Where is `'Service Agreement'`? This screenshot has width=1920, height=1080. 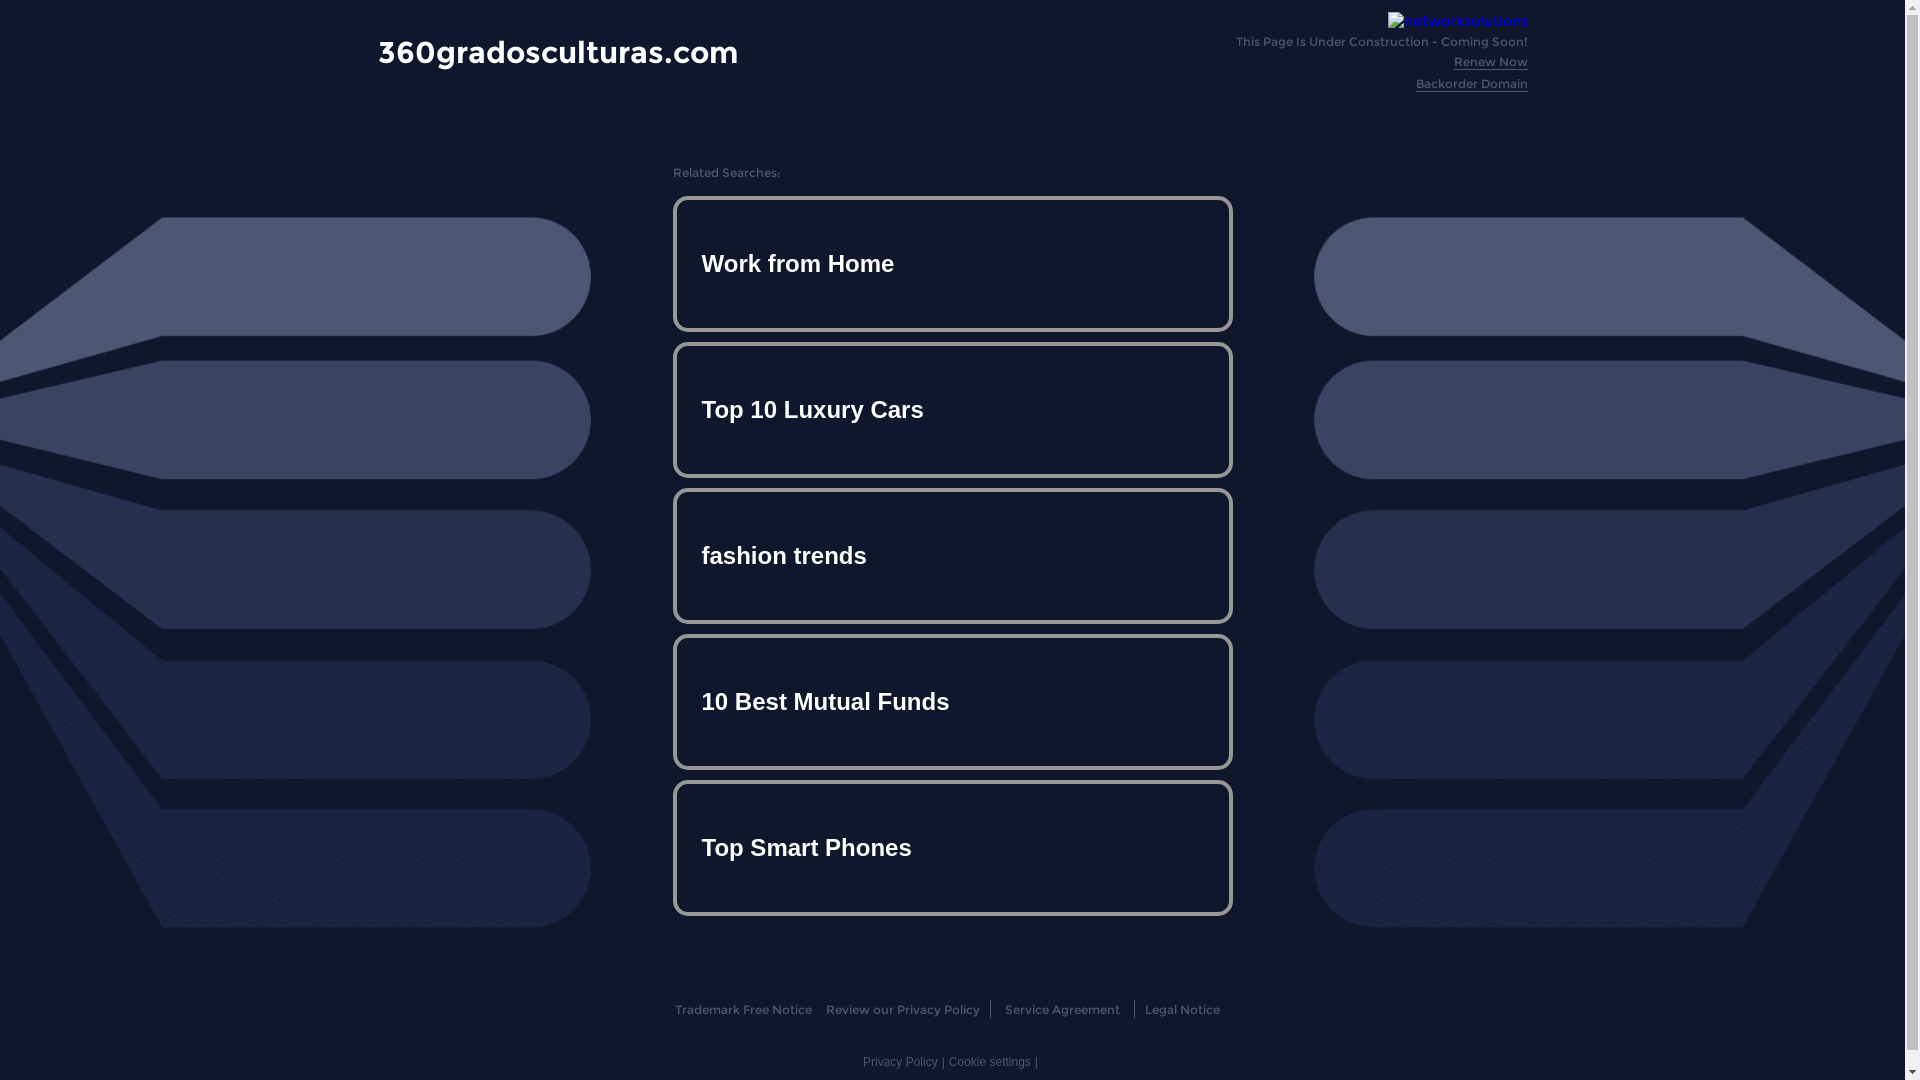 'Service Agreement' is located at coordinates (1061, 1009).